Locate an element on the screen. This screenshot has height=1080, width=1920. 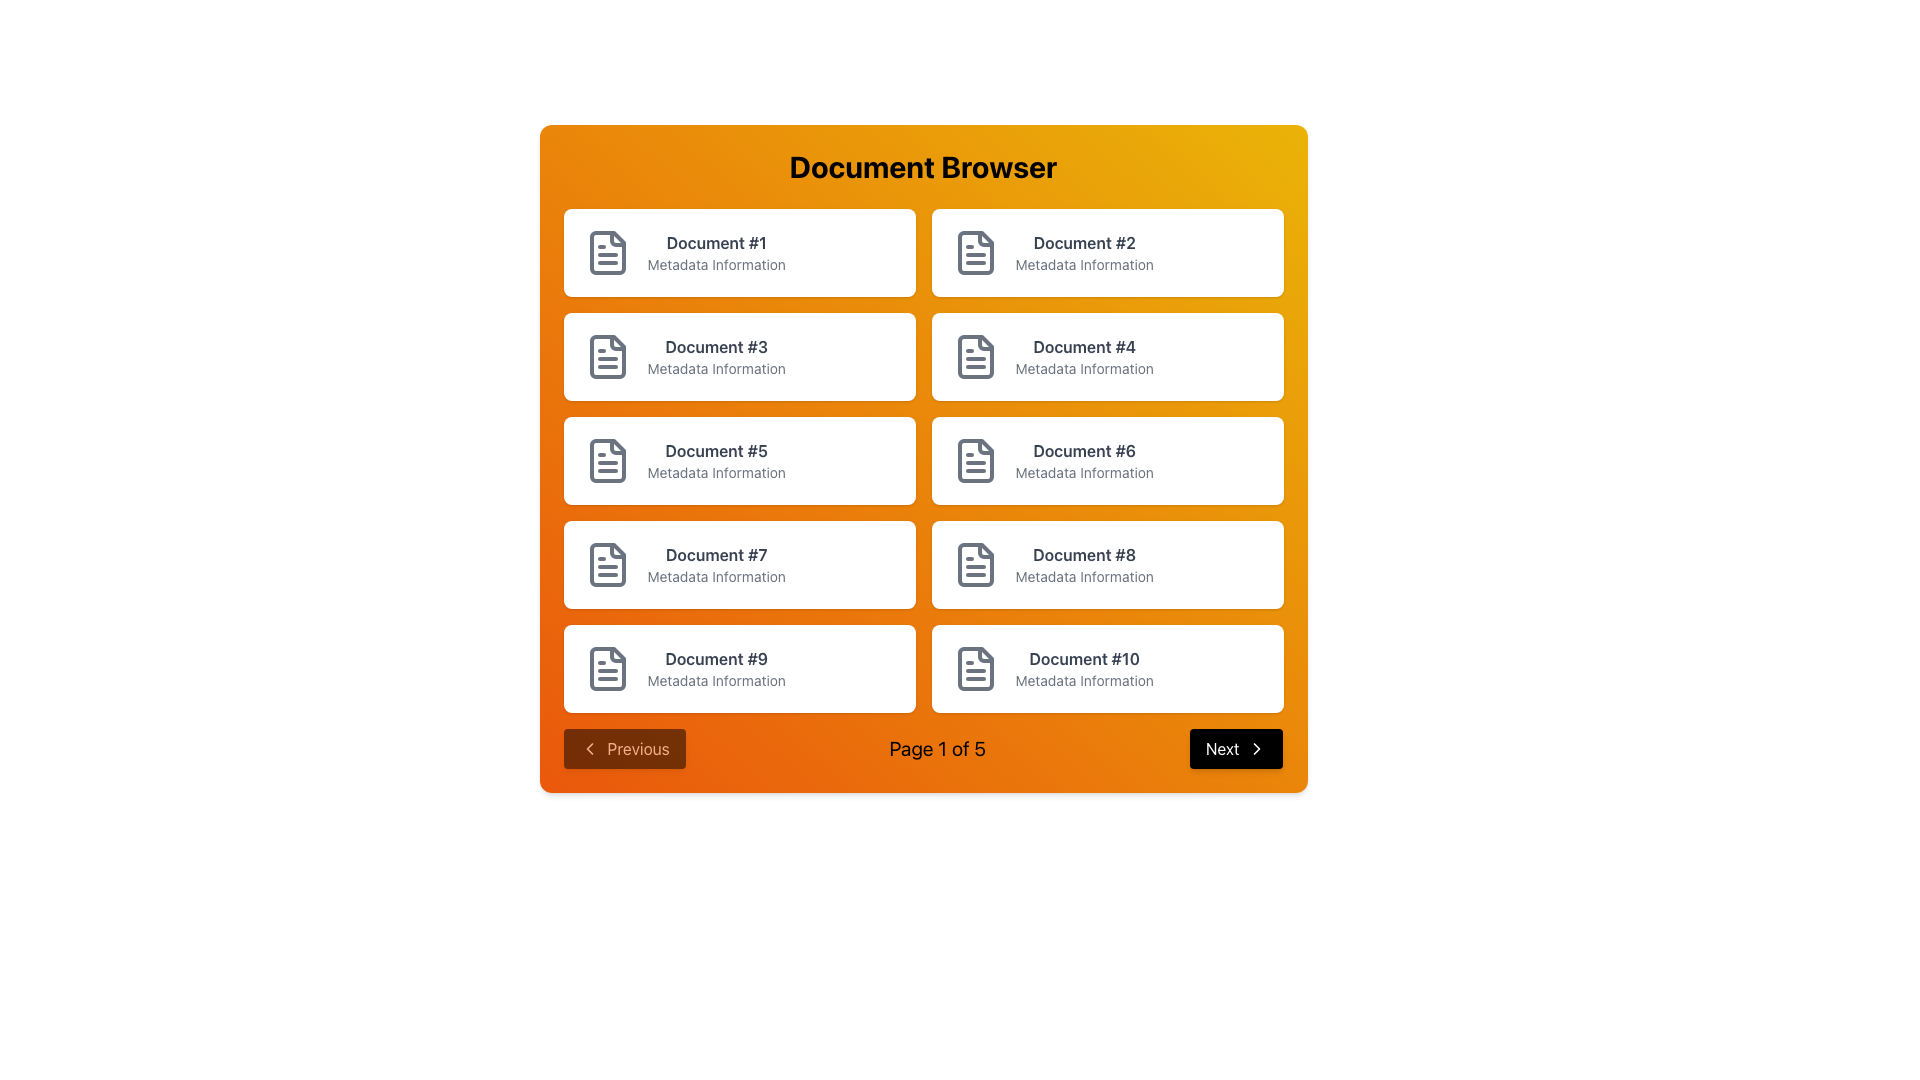
the Text Label providing metadata for 'Document #4' located in the second column of the second row in the 'Document Browser' interface is located at coordinates (1083, 369).